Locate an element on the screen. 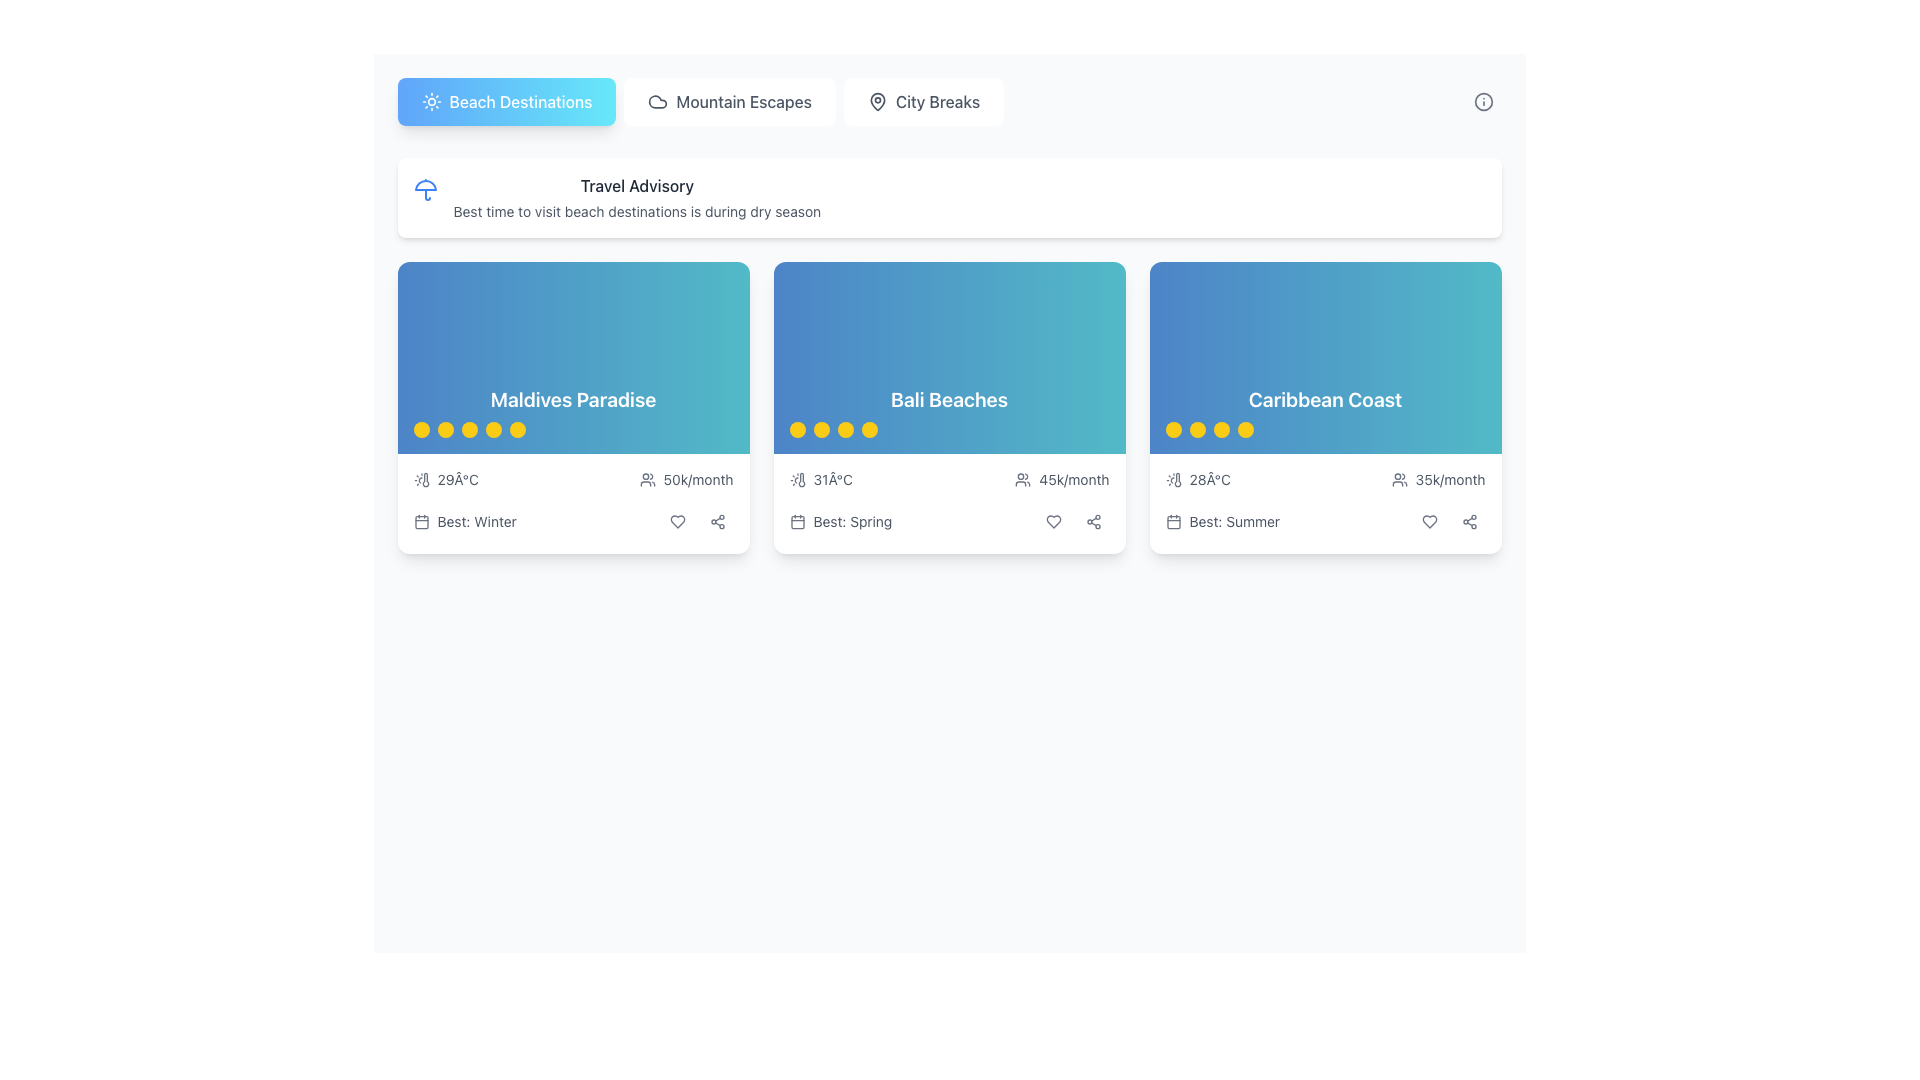  the sun-like icon located on the left side of the 'Beach Destinations' button is located at coordinates (430, 101).